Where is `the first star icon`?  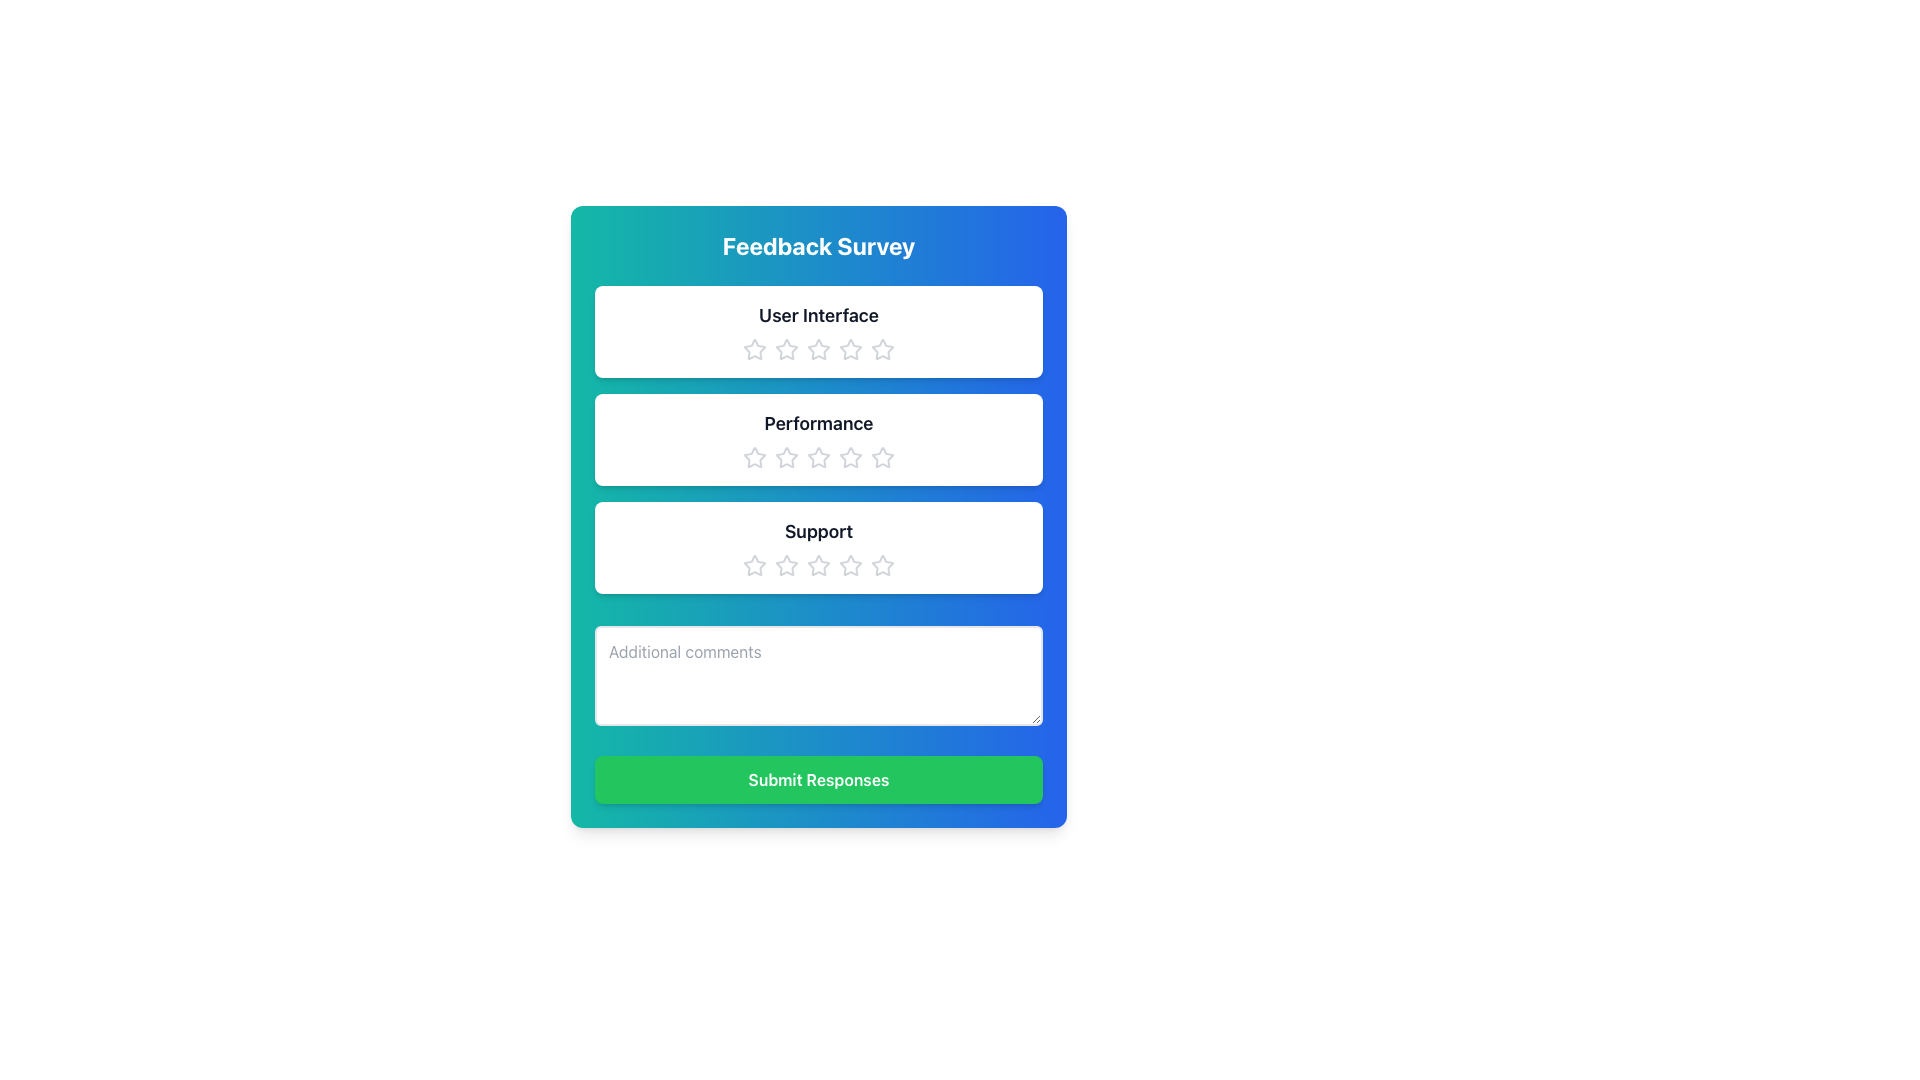
the first star icon is located at coordinates (753, 349).